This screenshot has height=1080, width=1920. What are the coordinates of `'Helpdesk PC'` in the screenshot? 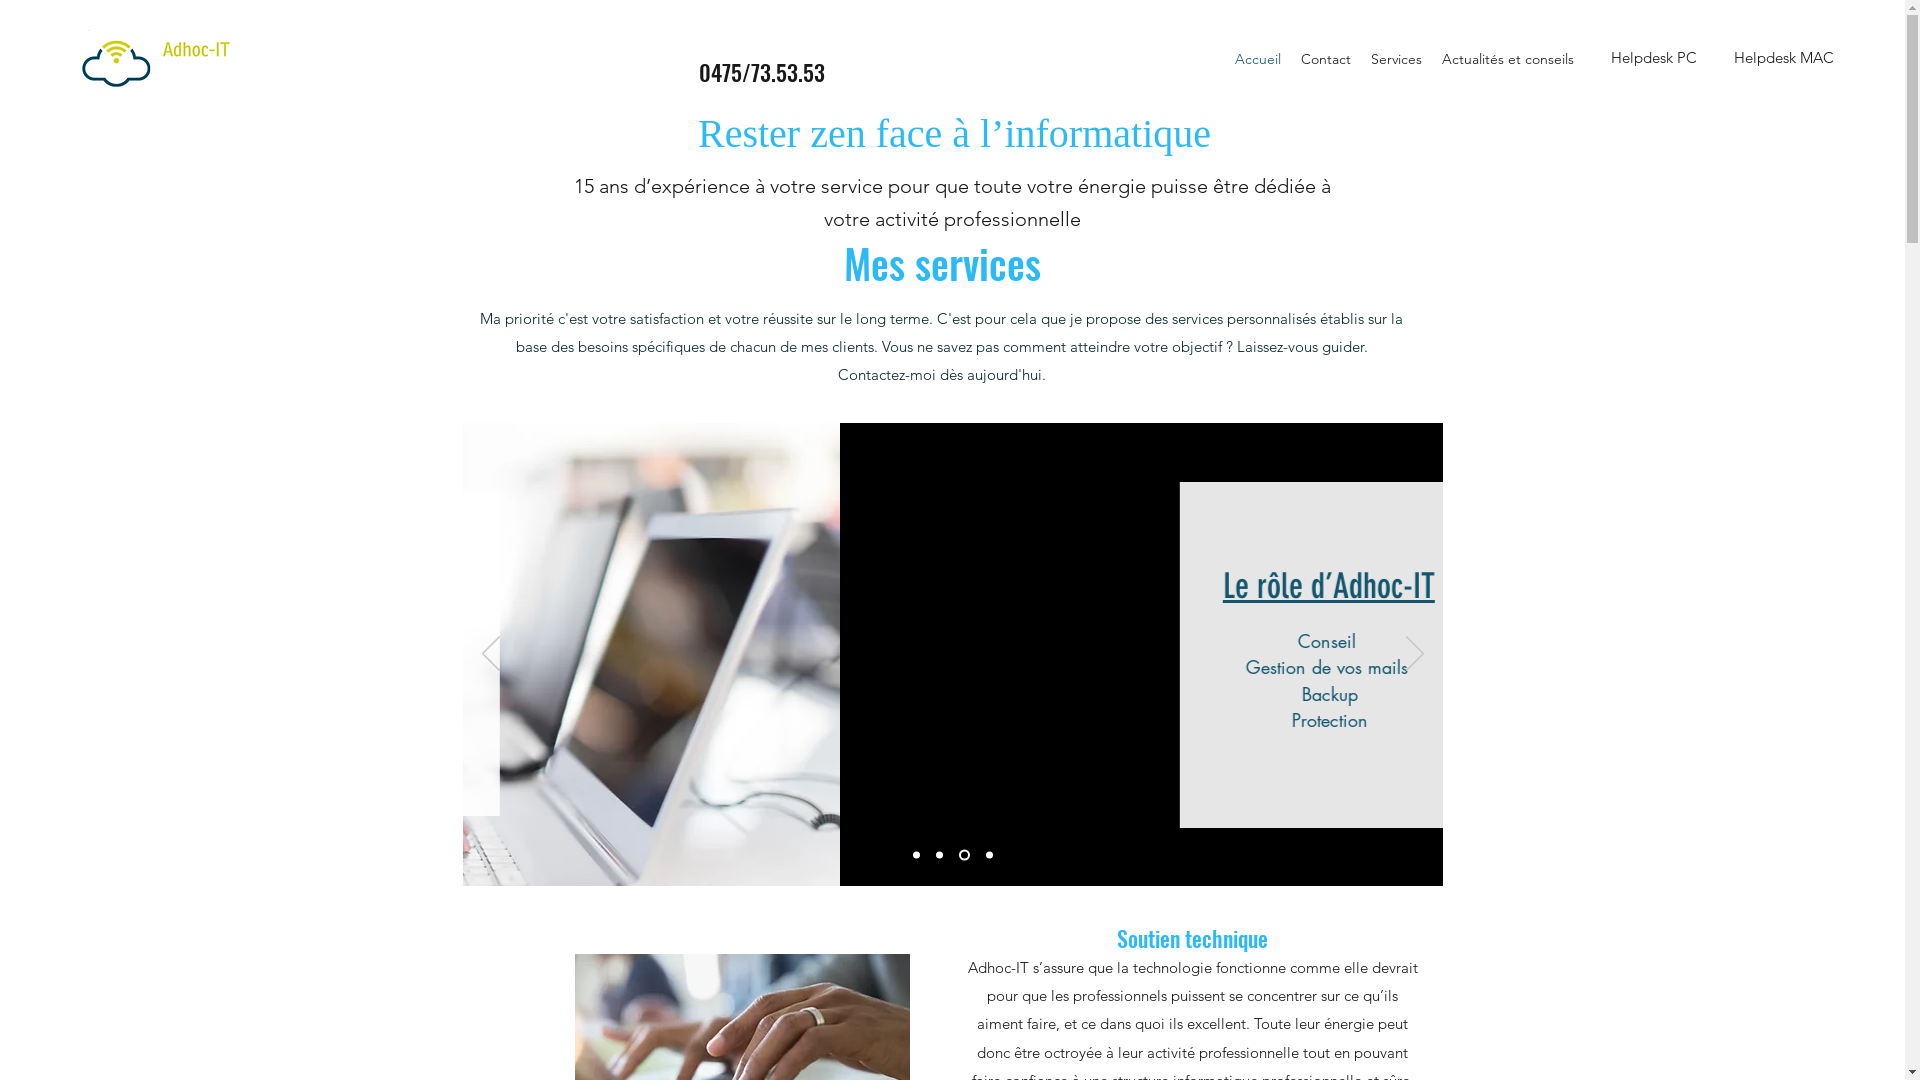 It's located at (1654, 56).